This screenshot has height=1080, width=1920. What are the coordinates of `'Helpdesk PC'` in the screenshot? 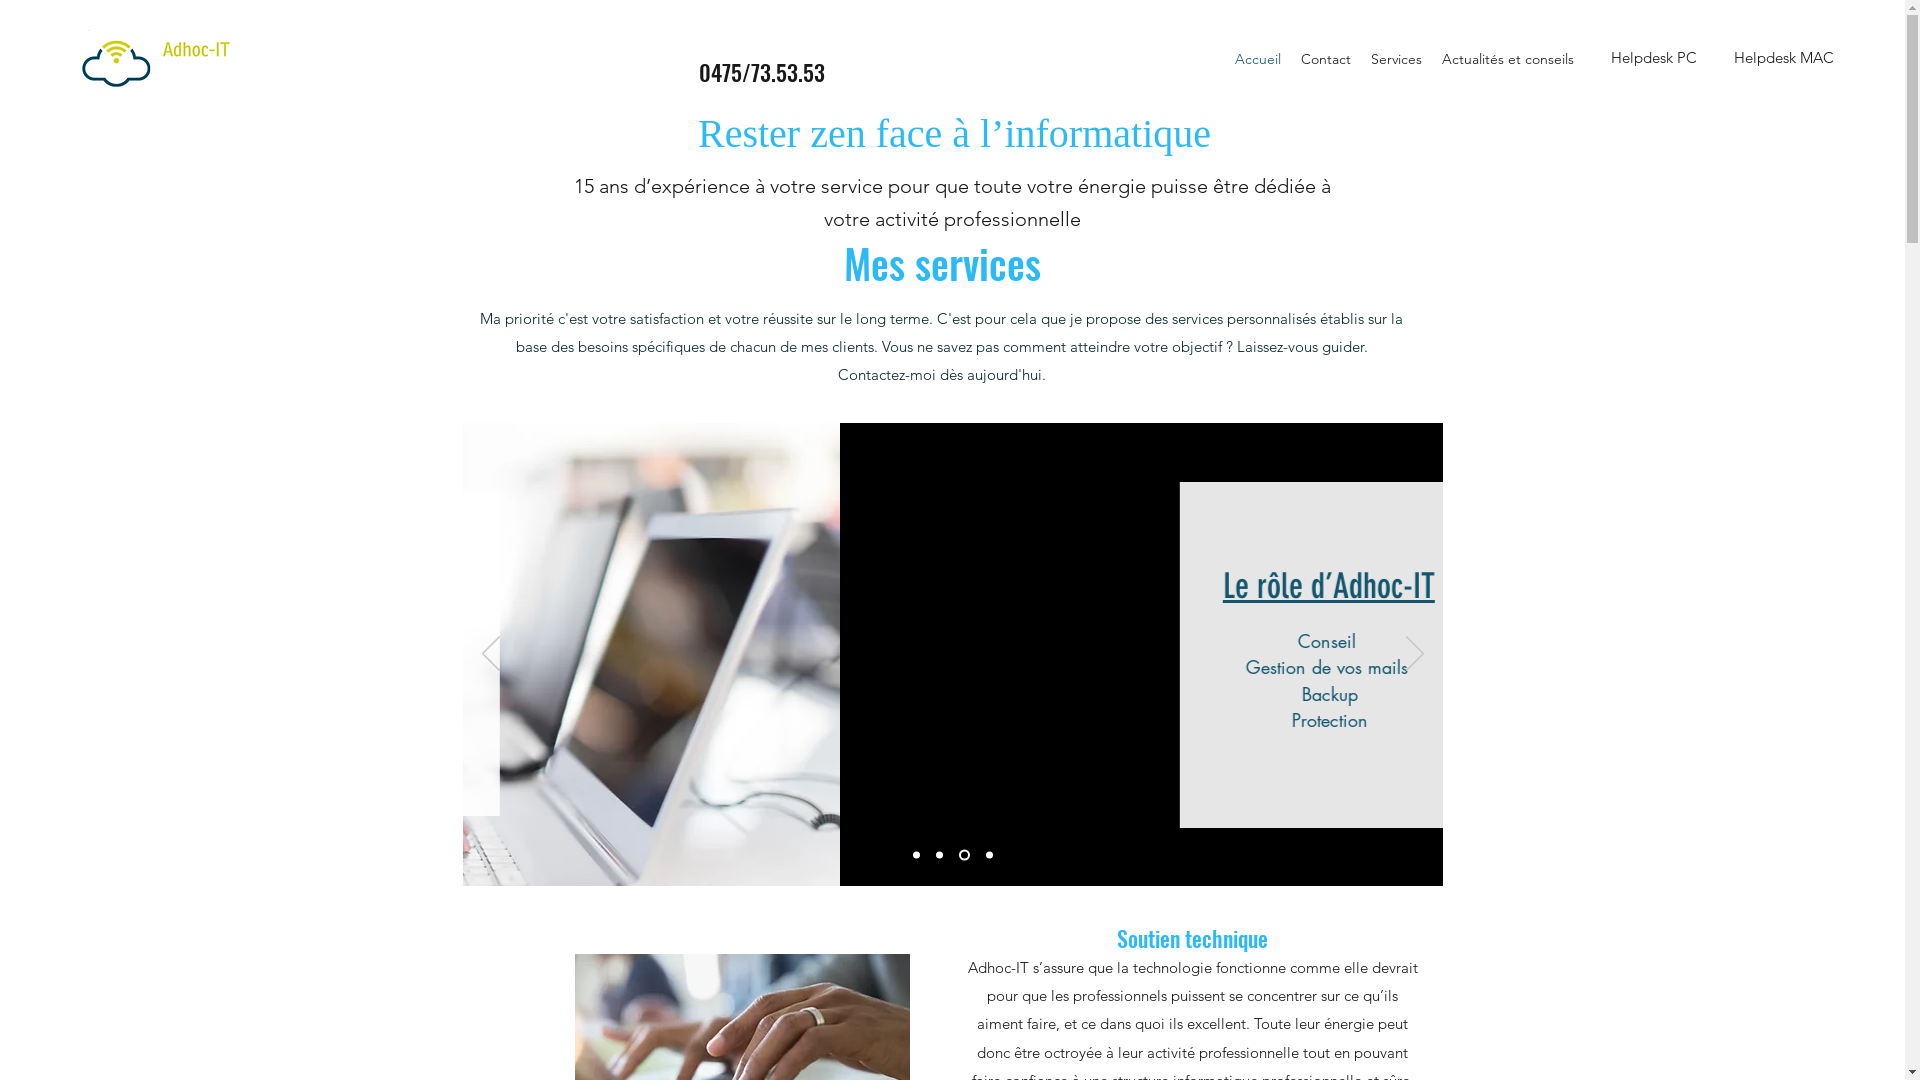 It's located at (1654, 56).